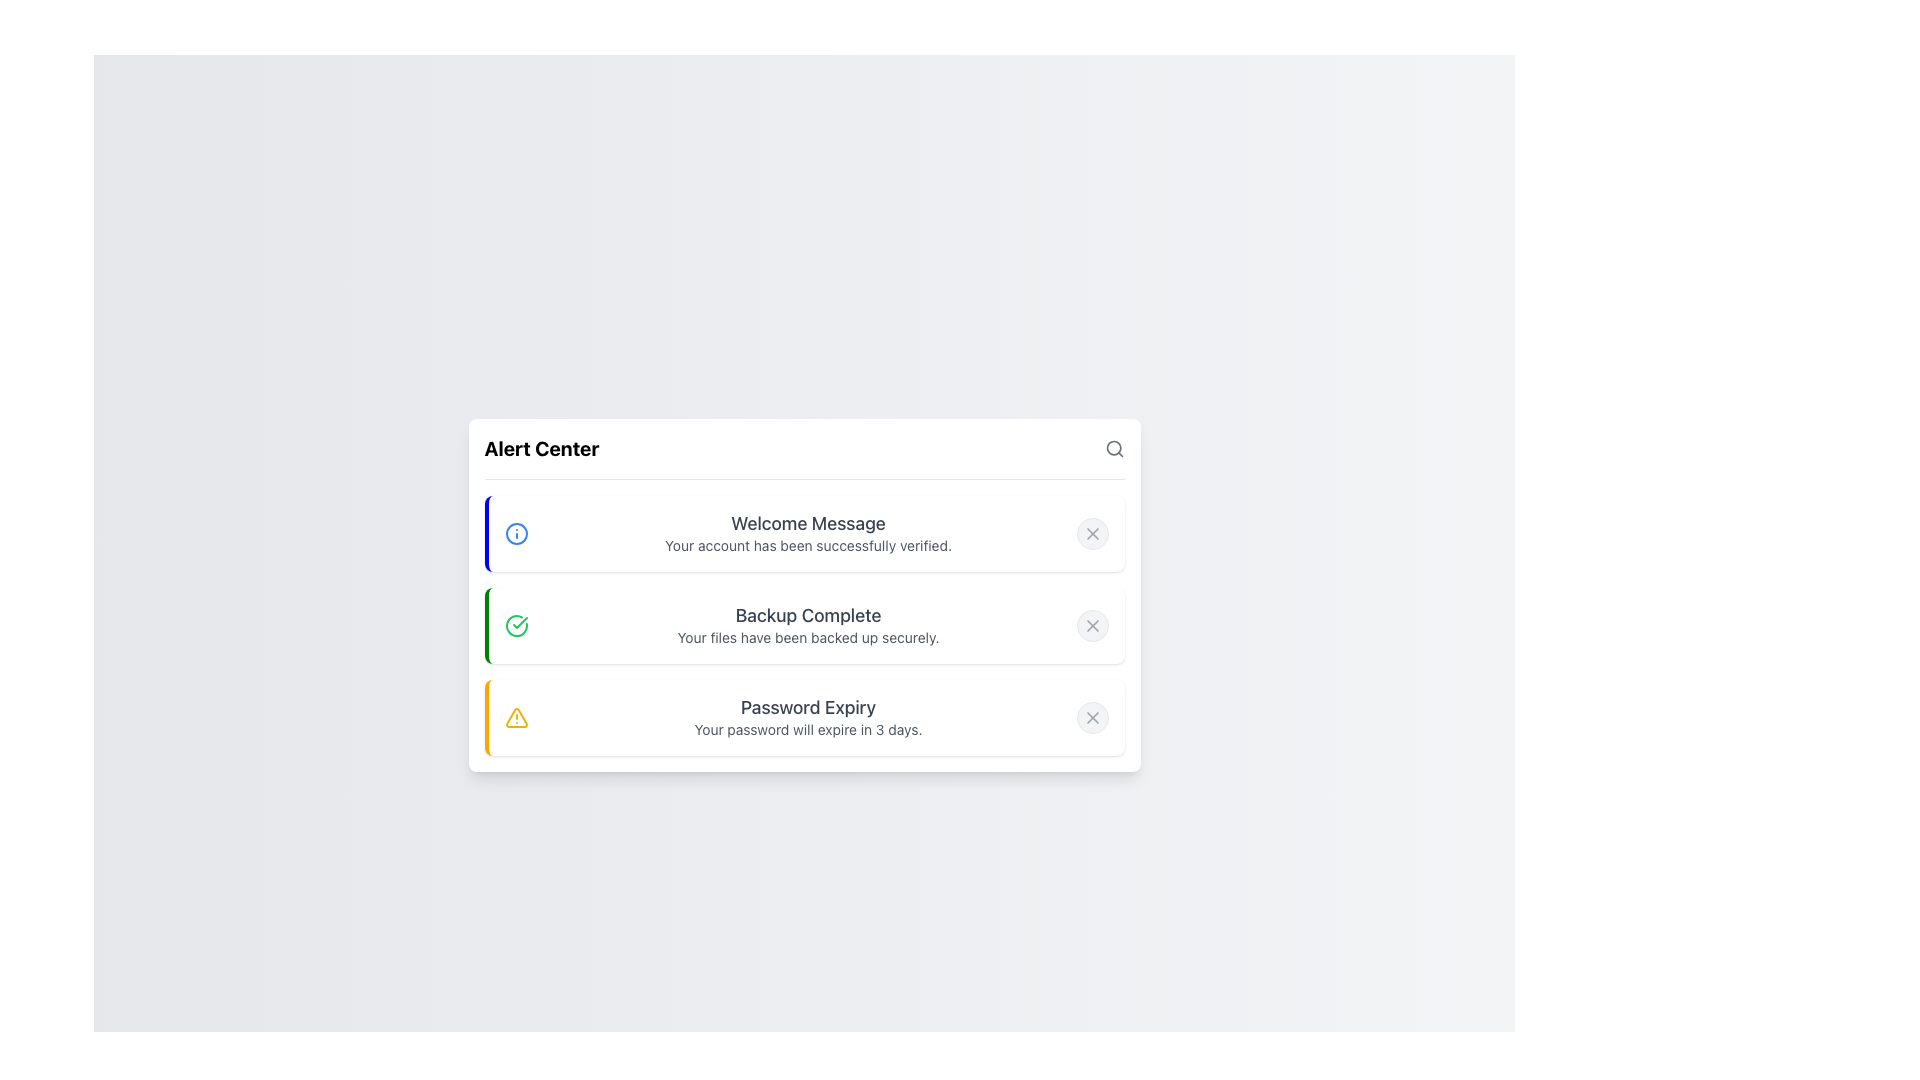  Describe the element at coordinates (808, 545) in the screenshot. I see `static text providing confirmation information about the successful verification of the user's account, positioned under the 'Welcome Message' heading in the card-style component` at that location.